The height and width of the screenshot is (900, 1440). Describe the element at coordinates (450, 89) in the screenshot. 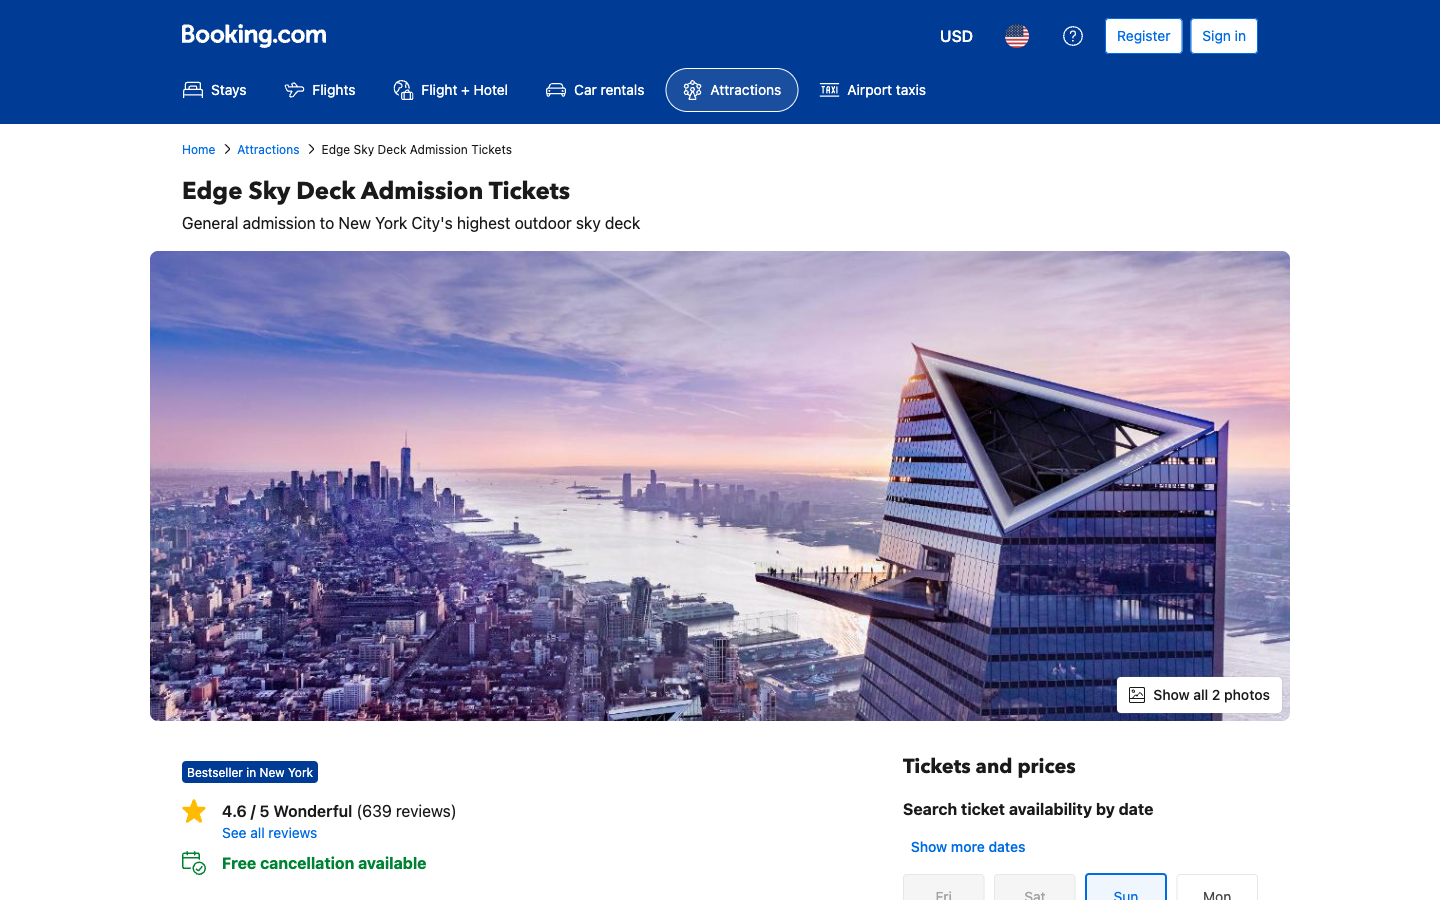

I see `Go to the combined flight and hotel booking page` at that location.